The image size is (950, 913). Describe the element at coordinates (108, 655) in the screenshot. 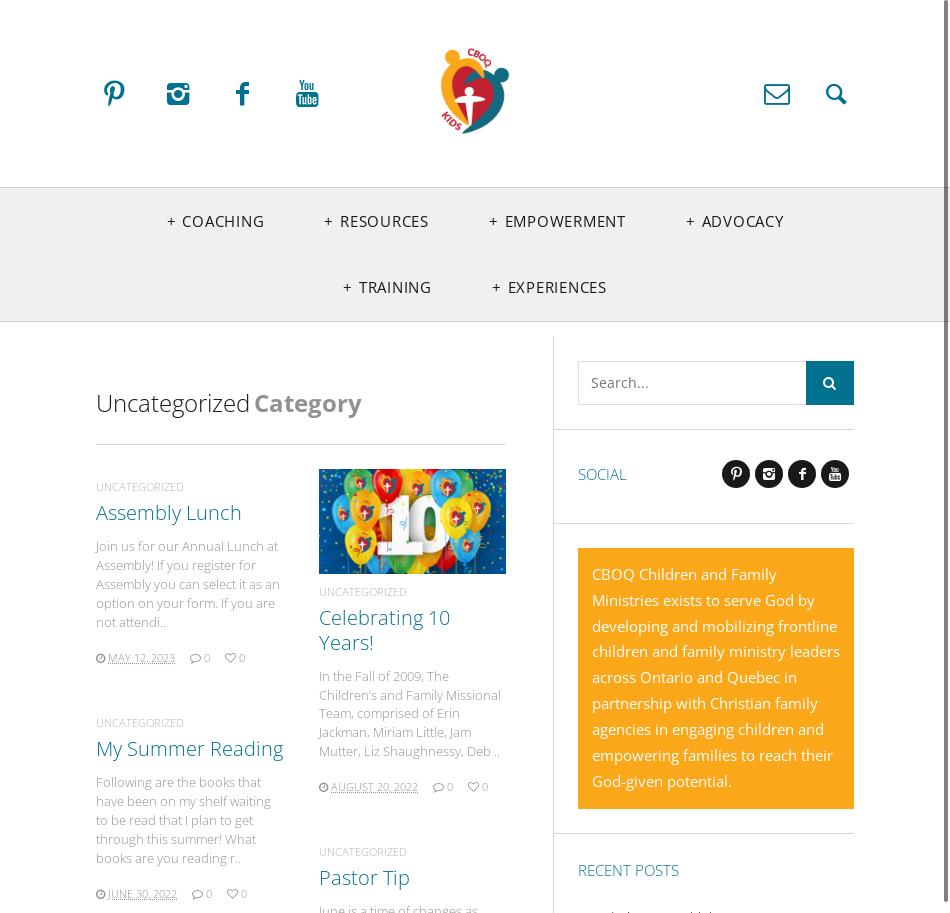

I see `'May 12, 2023'` at that location.